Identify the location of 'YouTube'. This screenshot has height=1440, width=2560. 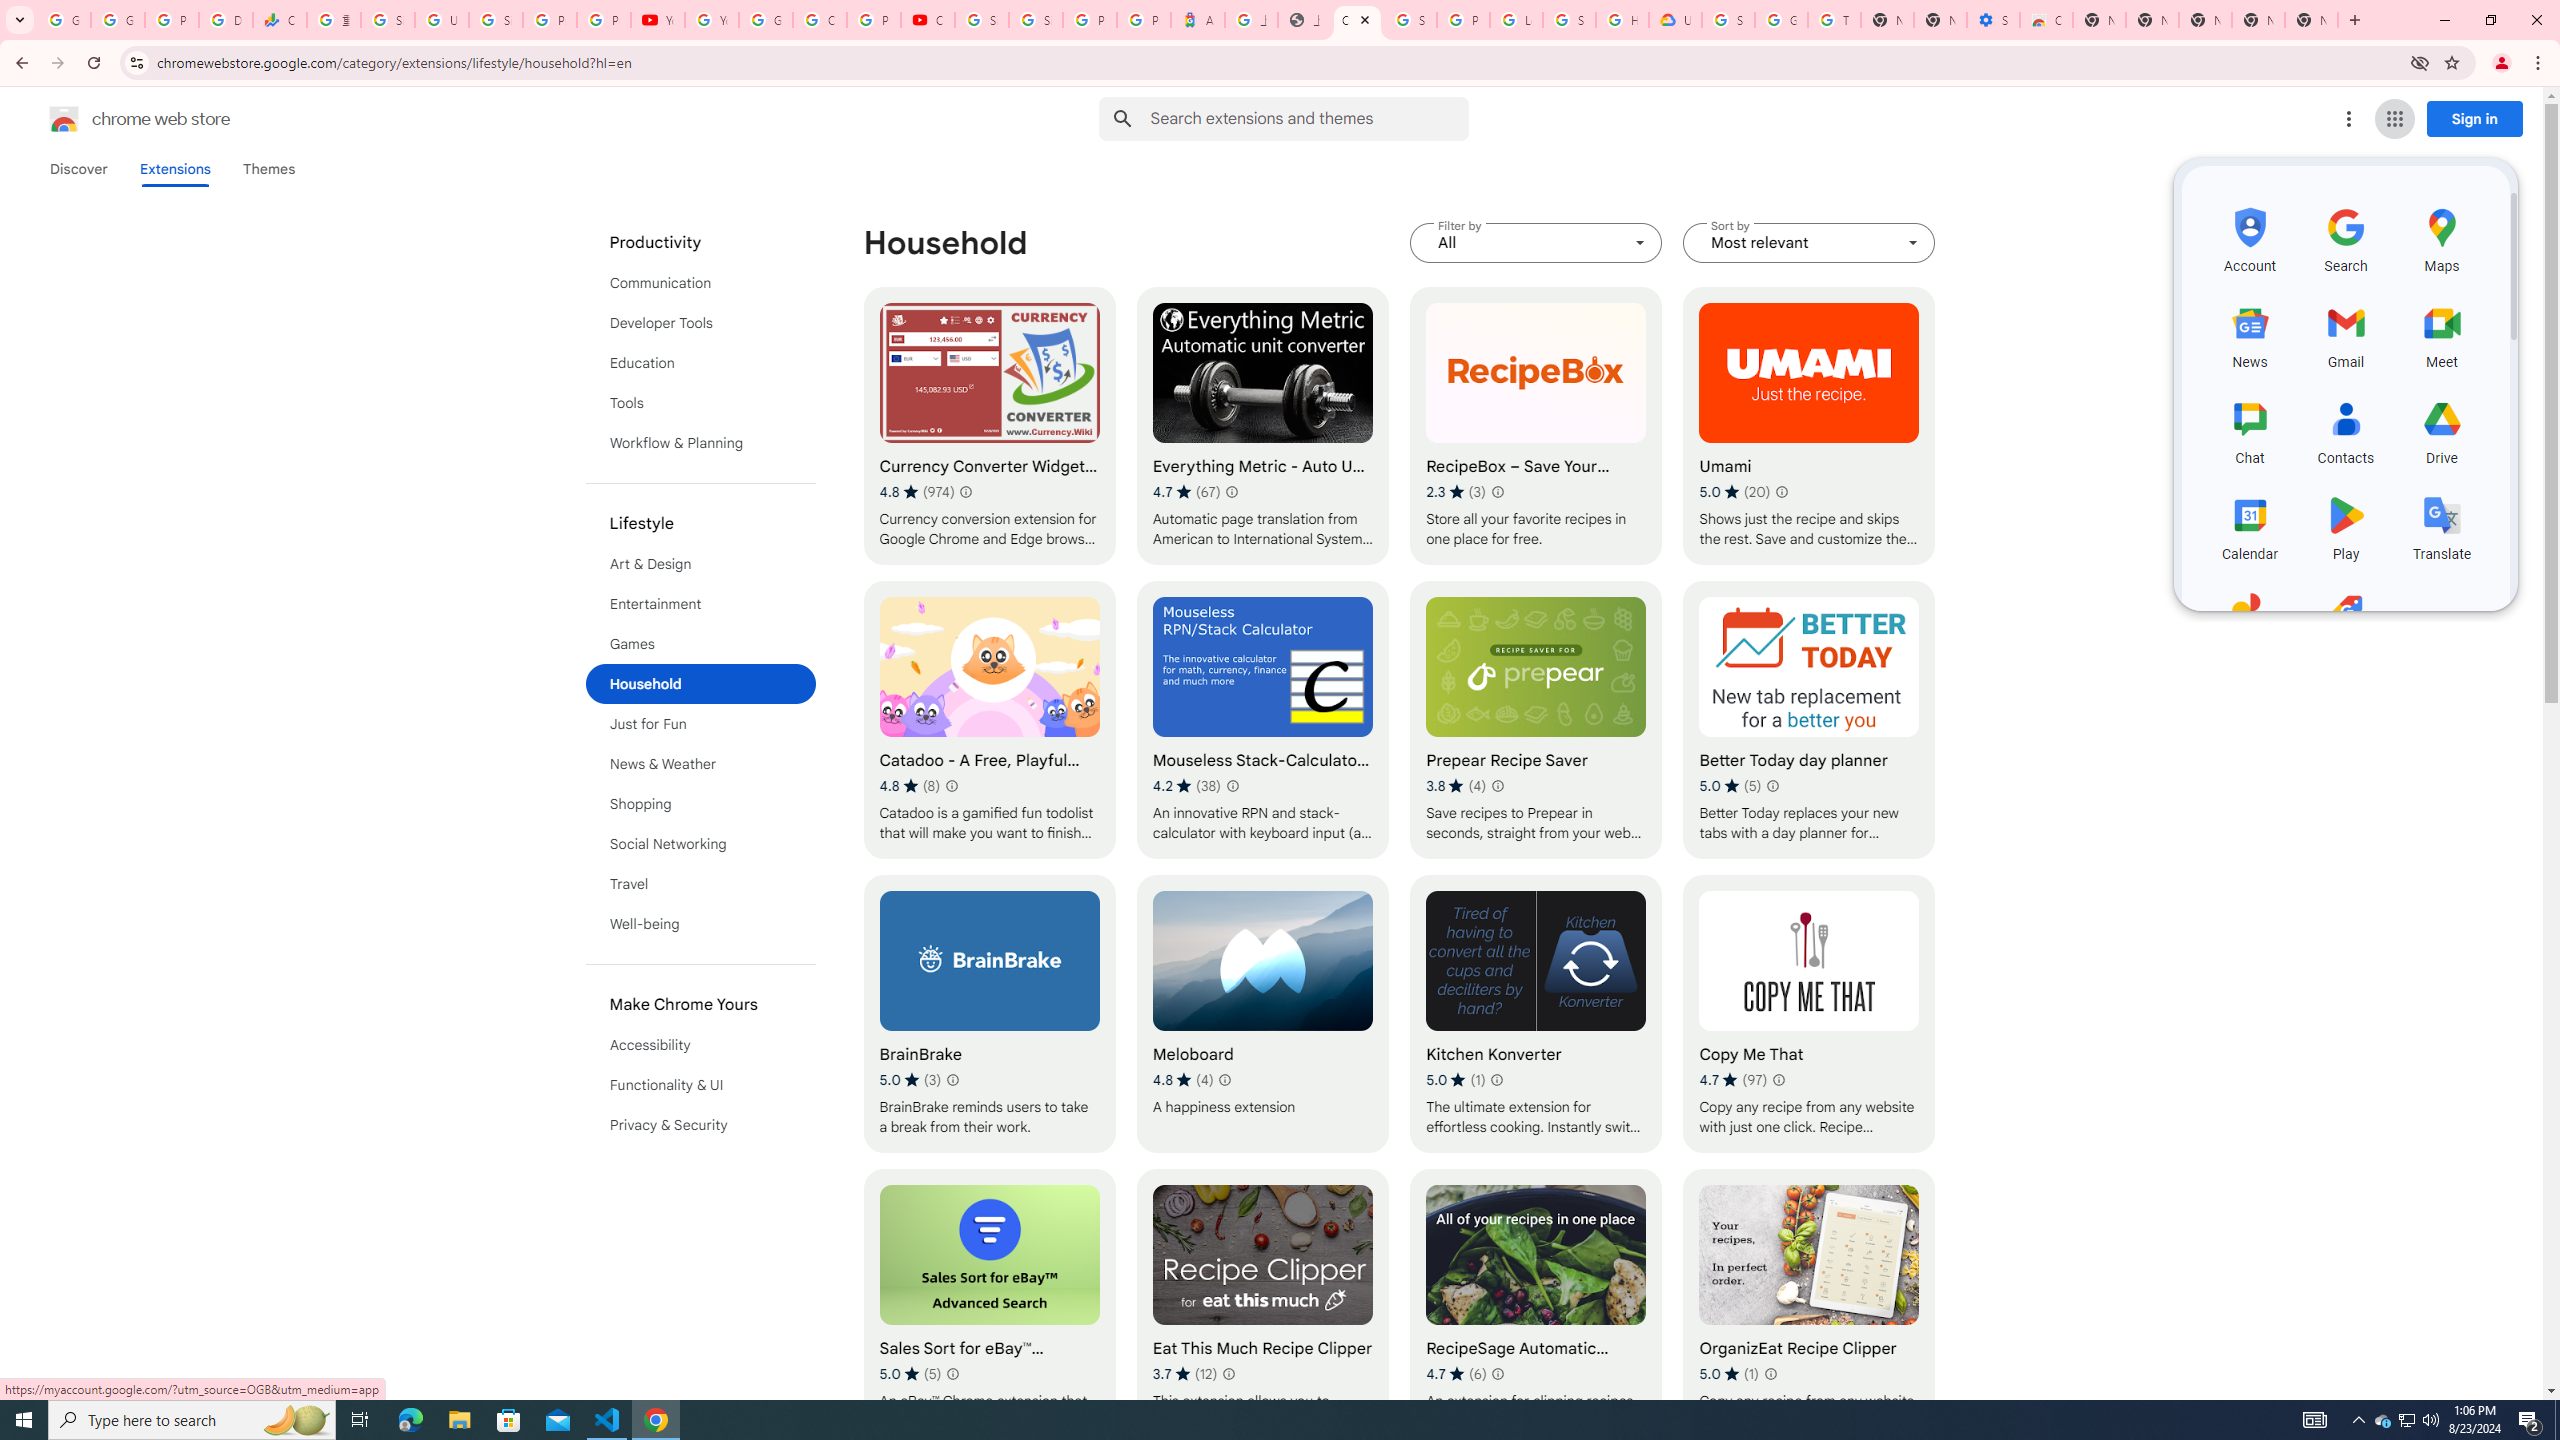
(710, 19).